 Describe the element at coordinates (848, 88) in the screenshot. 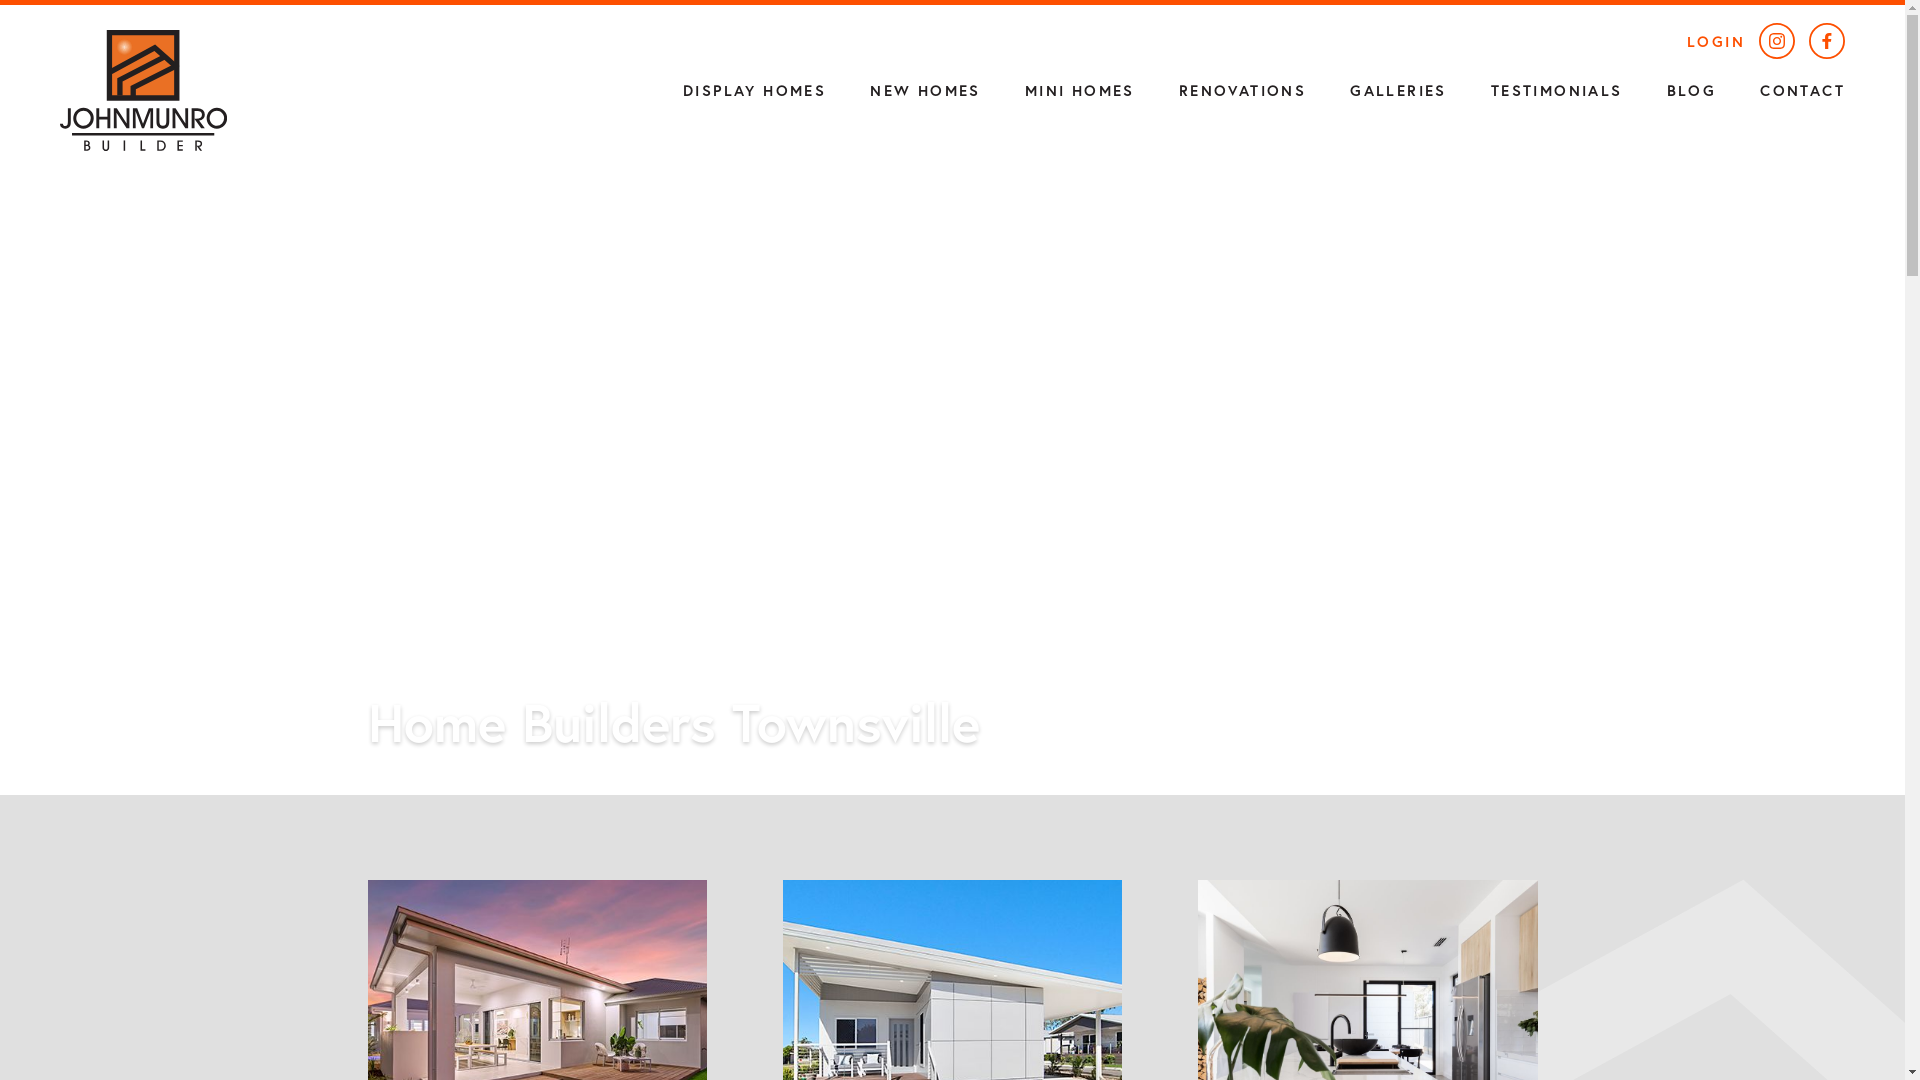

I see `'NEW HOMES'` at that location.